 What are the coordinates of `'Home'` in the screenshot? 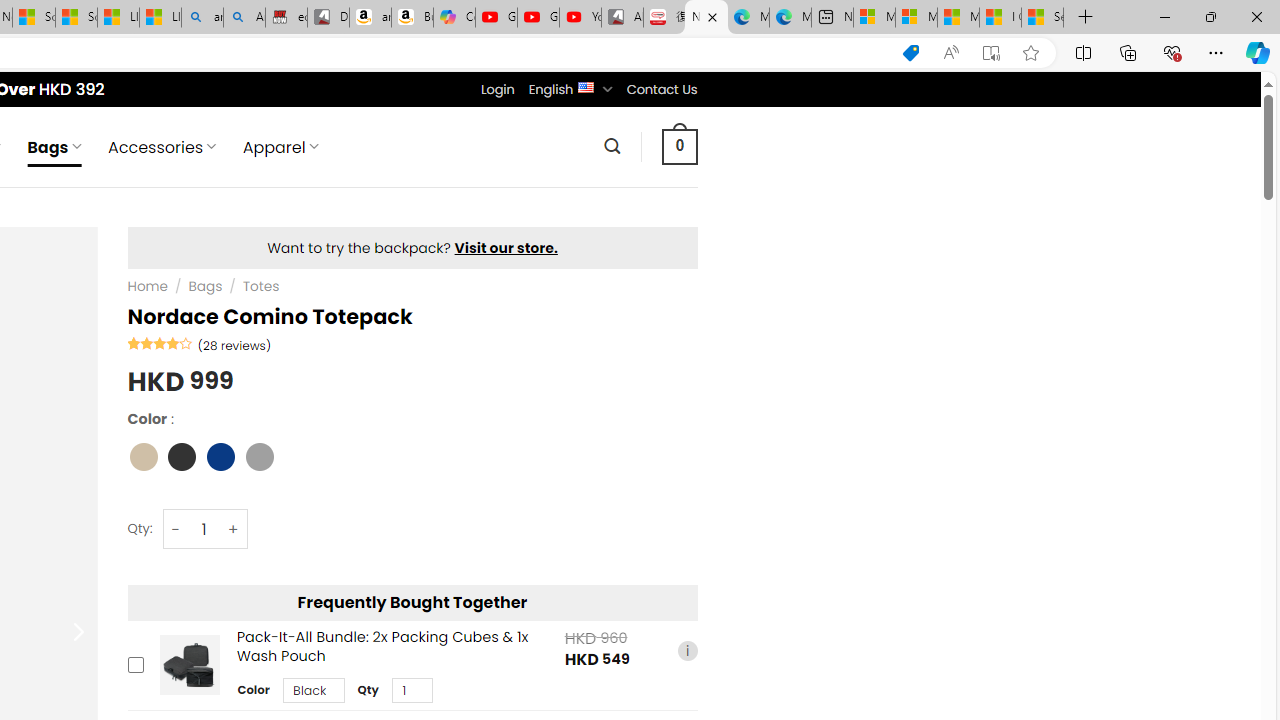 It's located at (146, 286).